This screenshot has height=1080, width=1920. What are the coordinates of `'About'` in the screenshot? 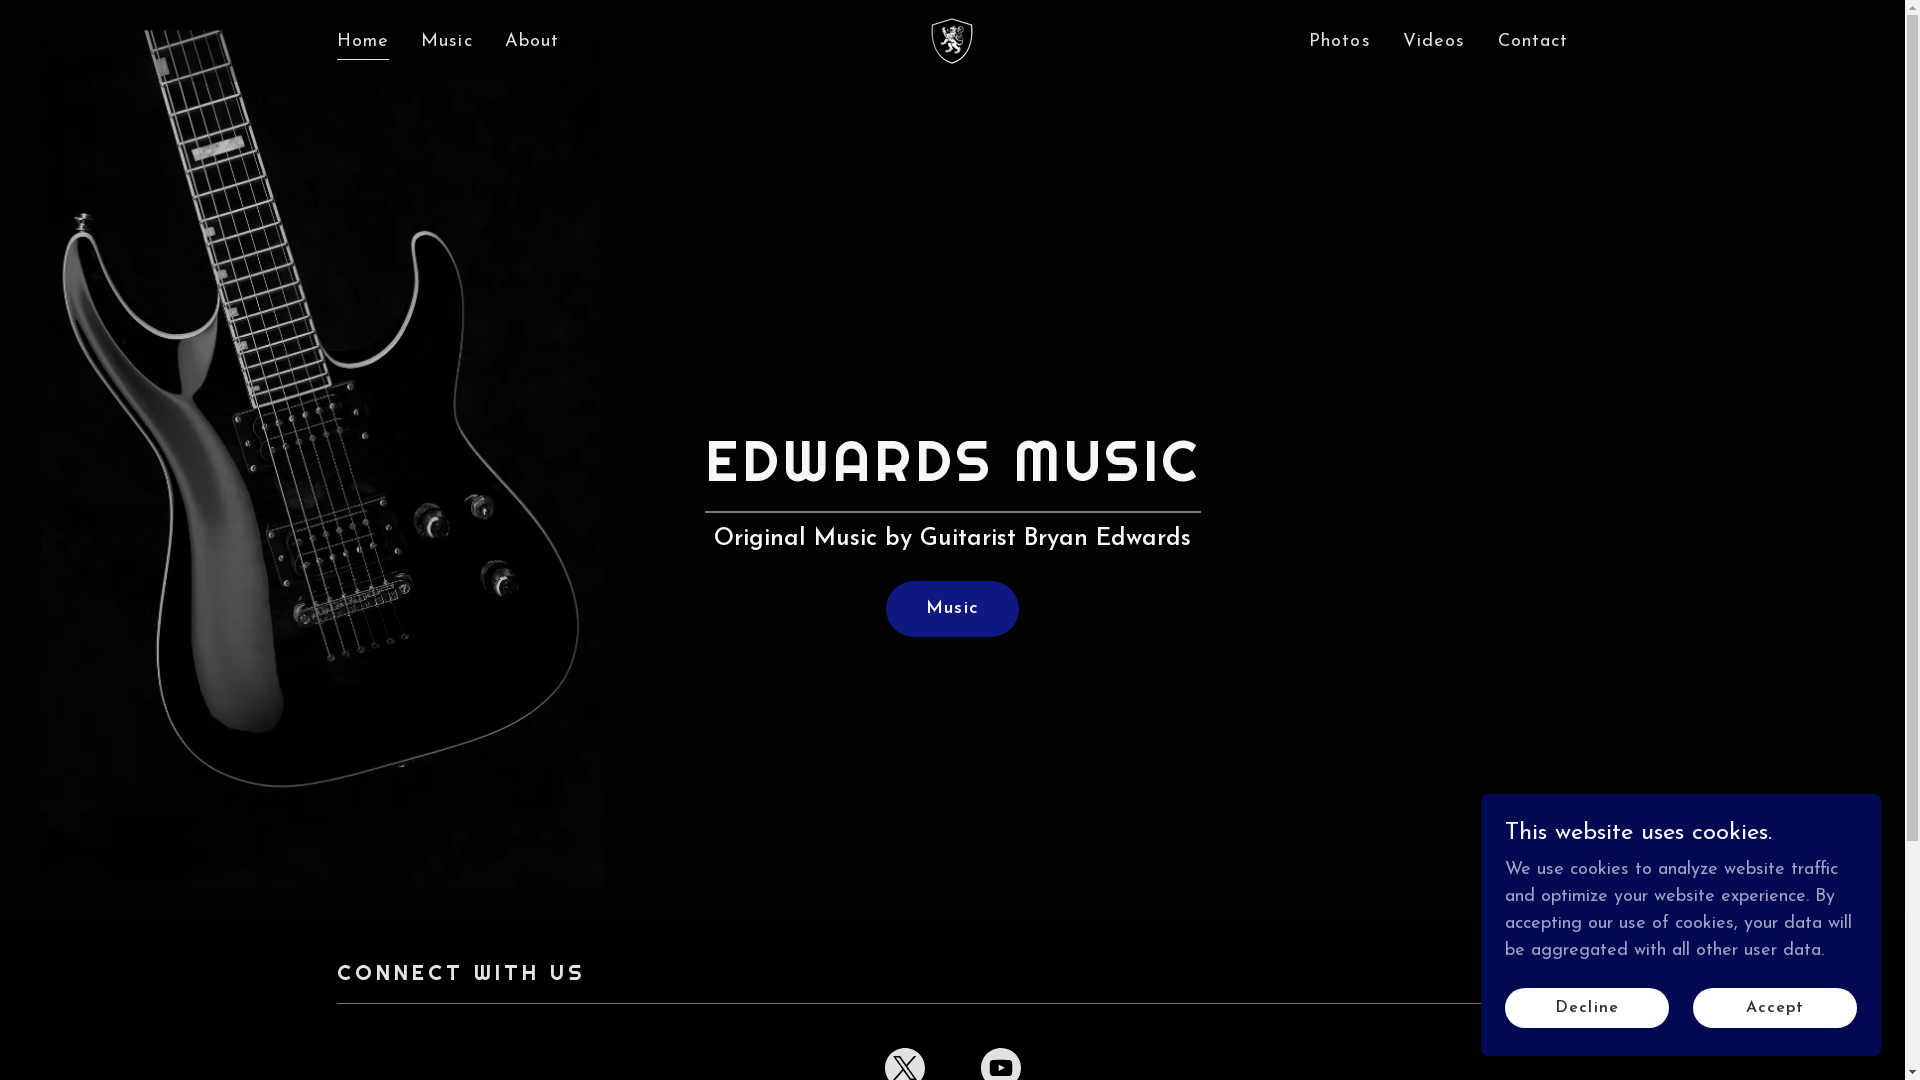 It's located at (532, 41).